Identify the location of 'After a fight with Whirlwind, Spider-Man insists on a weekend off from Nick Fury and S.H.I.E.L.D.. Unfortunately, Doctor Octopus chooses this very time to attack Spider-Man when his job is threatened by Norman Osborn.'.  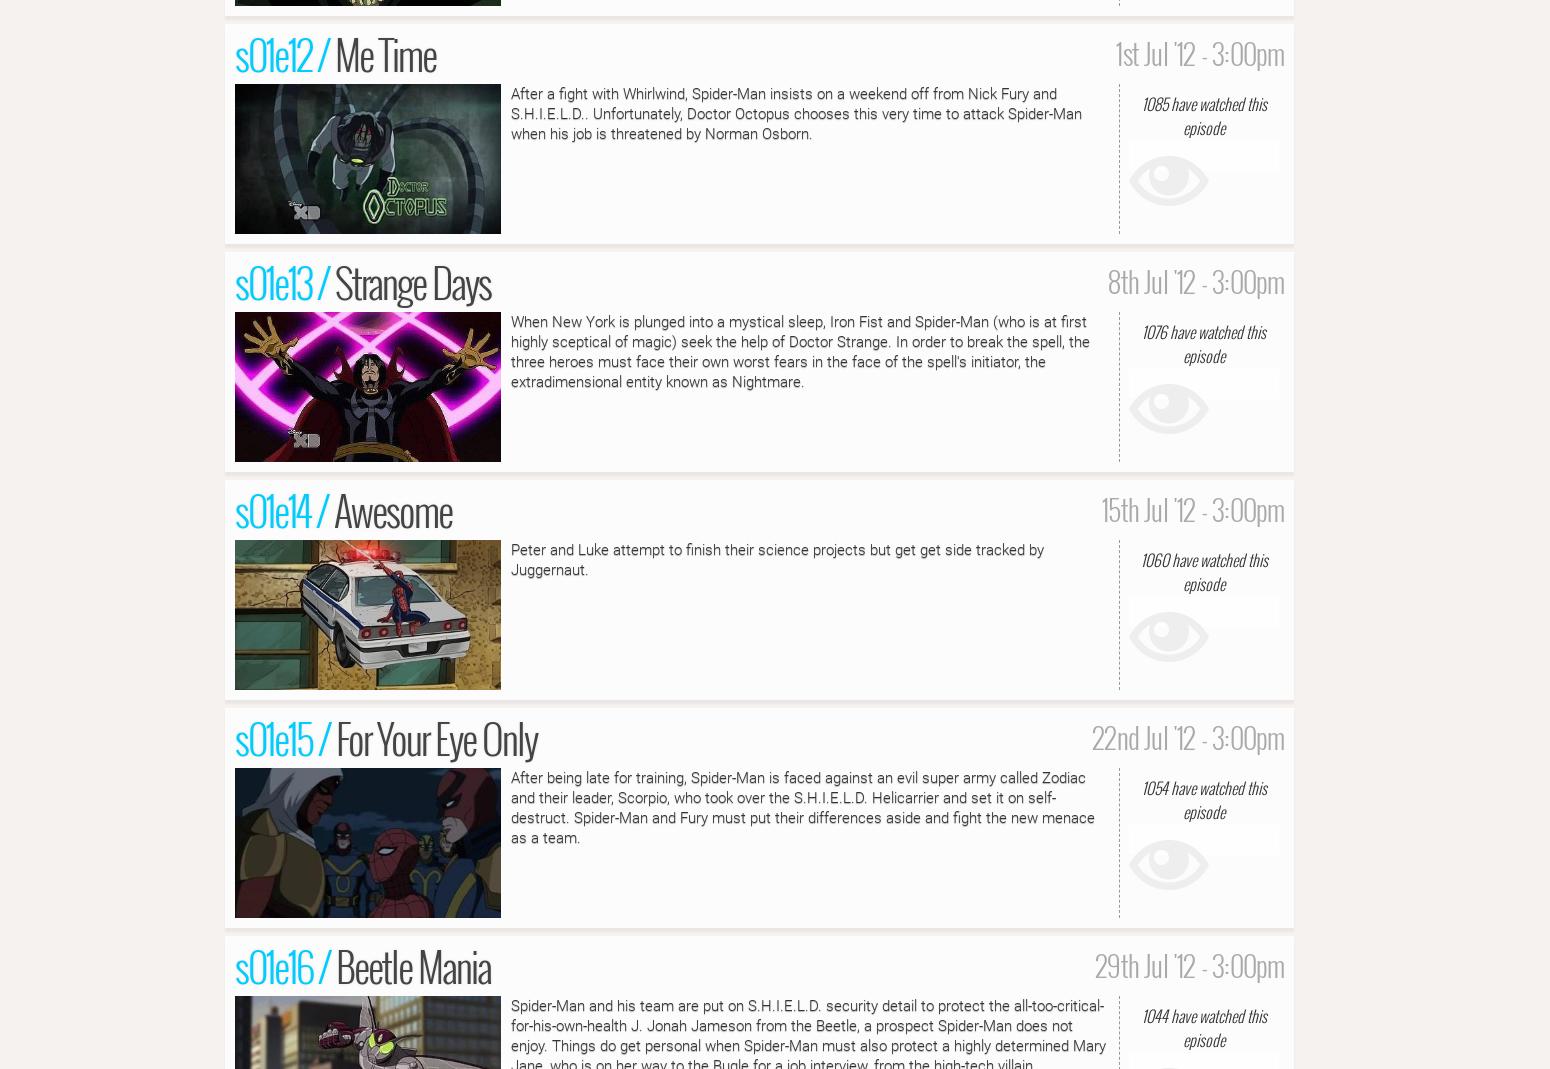
(795, 112).